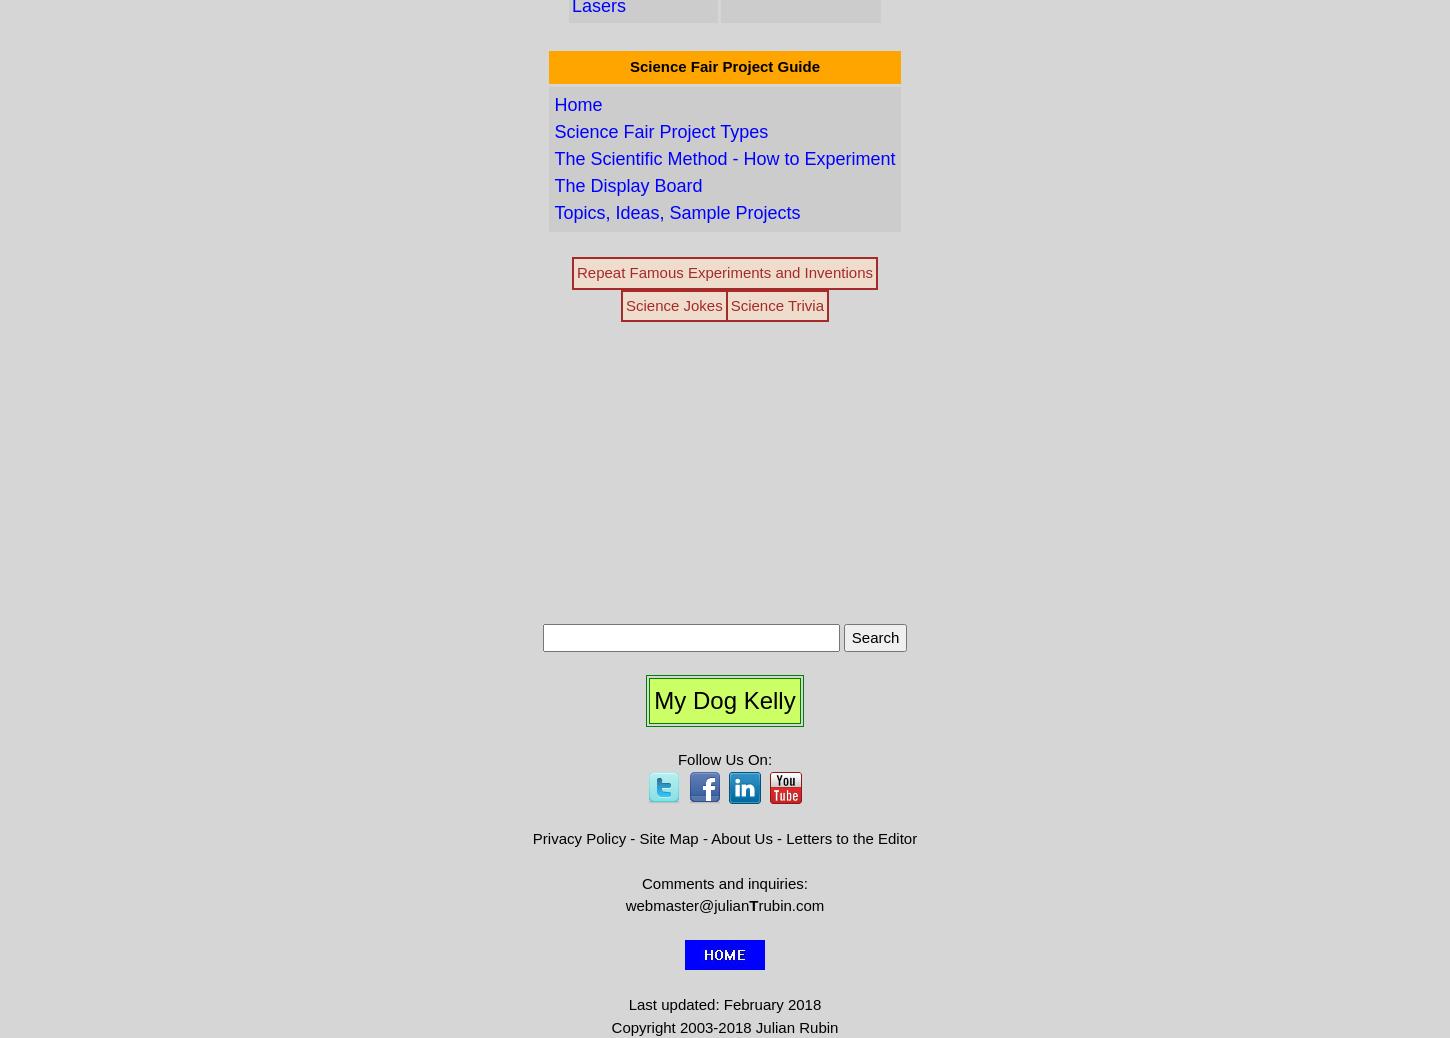 The image size is (1450, 1038). What do you see at coordinates (753, 905) in the screenshot?
I see `'T'` at bounding box center [753, 905].